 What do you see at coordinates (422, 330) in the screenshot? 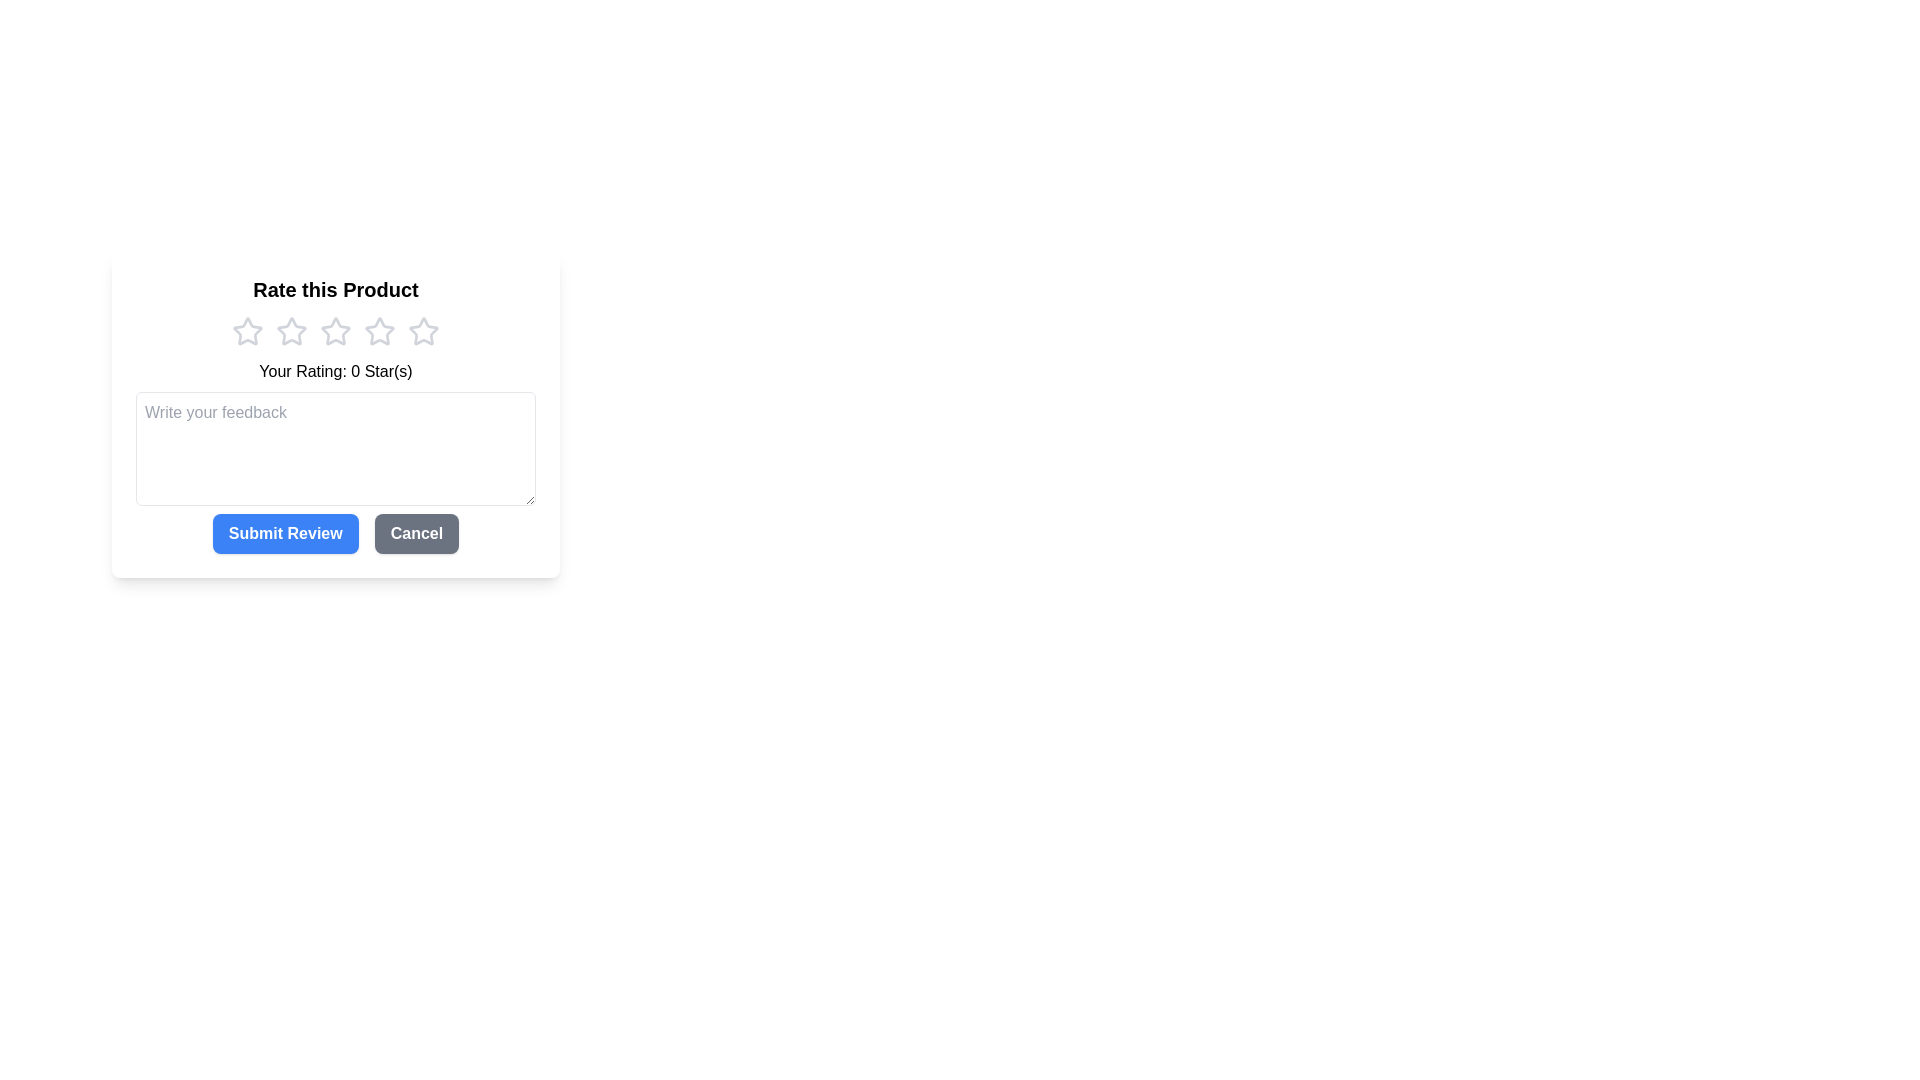
I see `the fifth unfilled gray star icon for further interaction in the 'Rate this Product' section, located above 'Your Rating: 0 Star(s)'` at bounding box center [422, 330].